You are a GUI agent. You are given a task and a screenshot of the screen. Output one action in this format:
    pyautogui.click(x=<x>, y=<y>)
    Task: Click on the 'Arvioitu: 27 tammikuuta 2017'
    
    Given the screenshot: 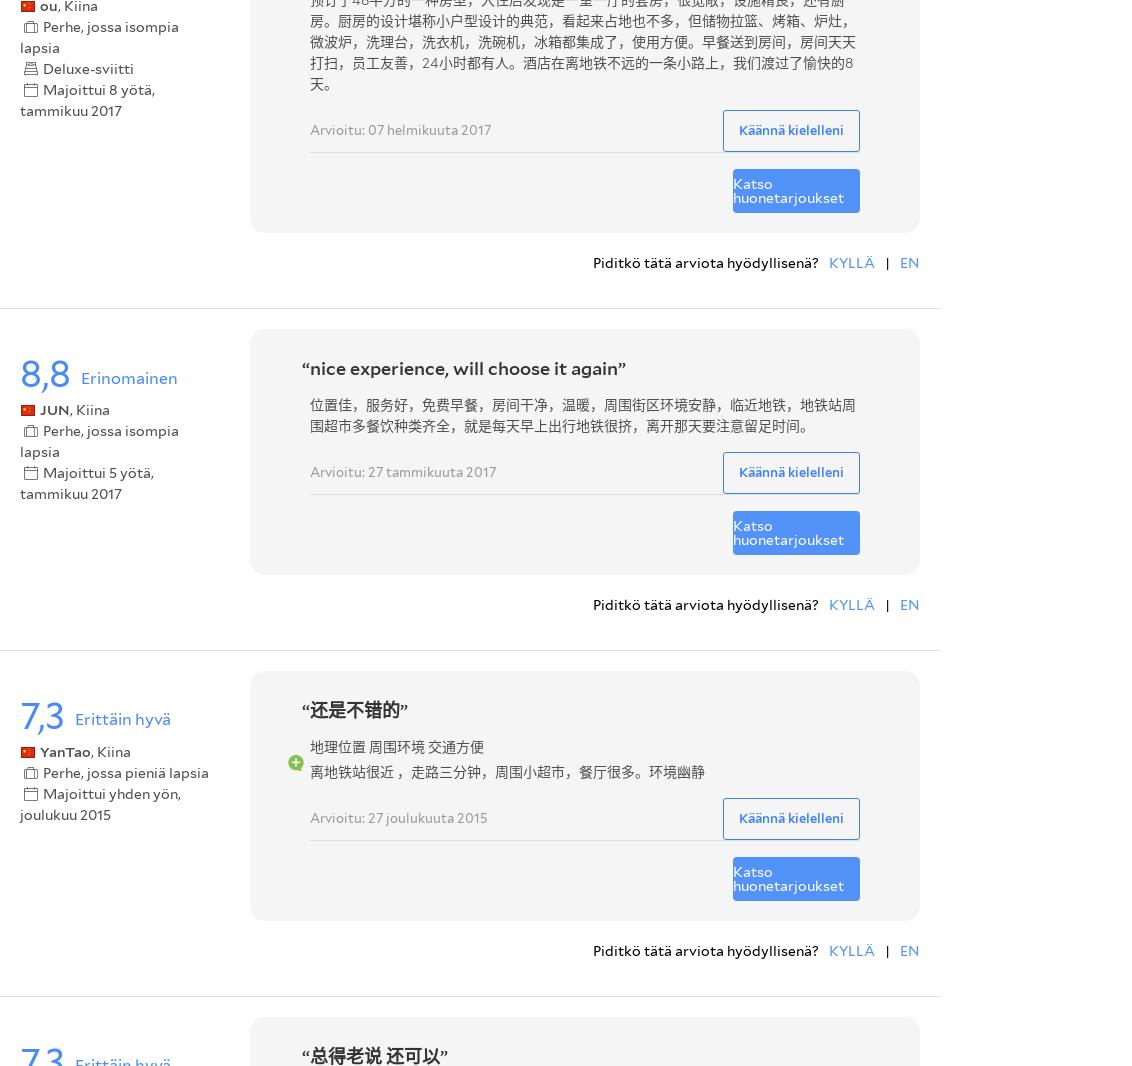 What is the action you would take?
    pyautogui.click(x=401, y=471)
    